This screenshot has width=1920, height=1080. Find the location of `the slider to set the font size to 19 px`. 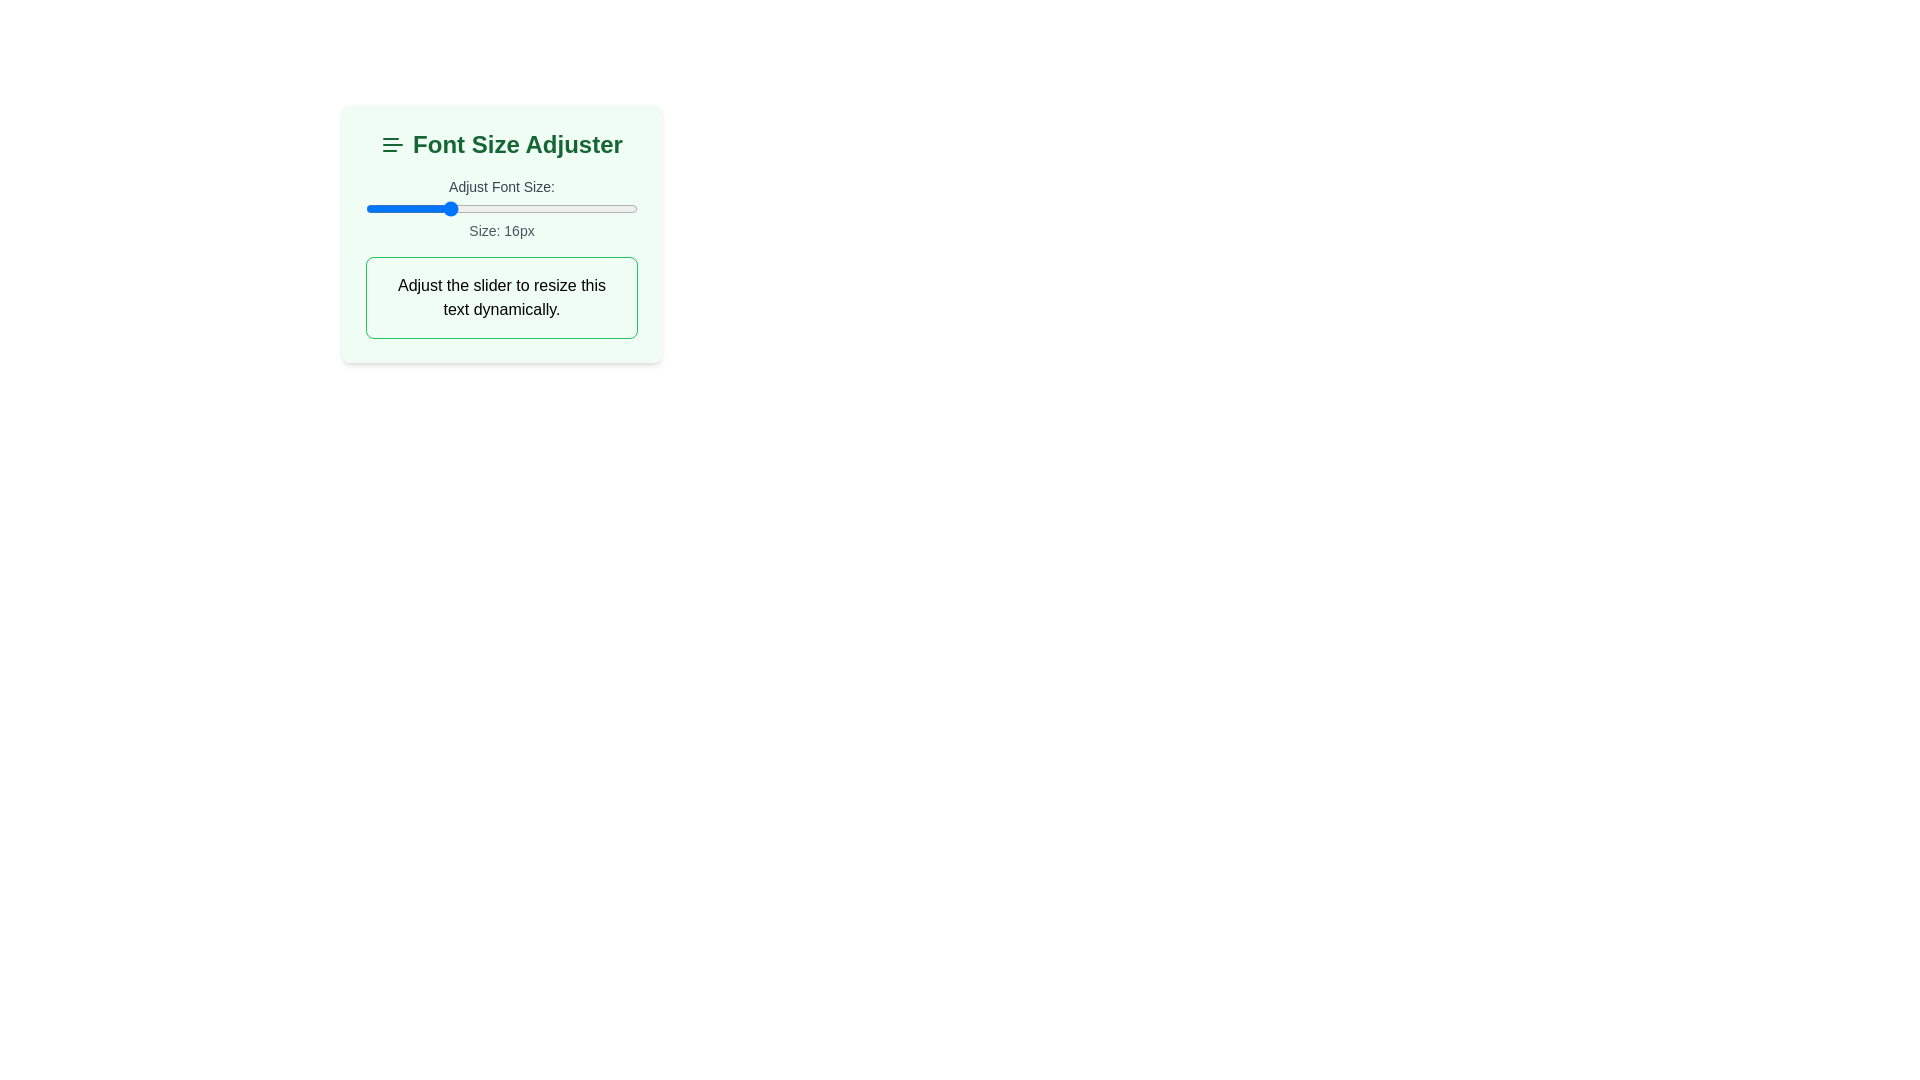

the slider to set the font size to 19 px is located at coordinates (488, 208).